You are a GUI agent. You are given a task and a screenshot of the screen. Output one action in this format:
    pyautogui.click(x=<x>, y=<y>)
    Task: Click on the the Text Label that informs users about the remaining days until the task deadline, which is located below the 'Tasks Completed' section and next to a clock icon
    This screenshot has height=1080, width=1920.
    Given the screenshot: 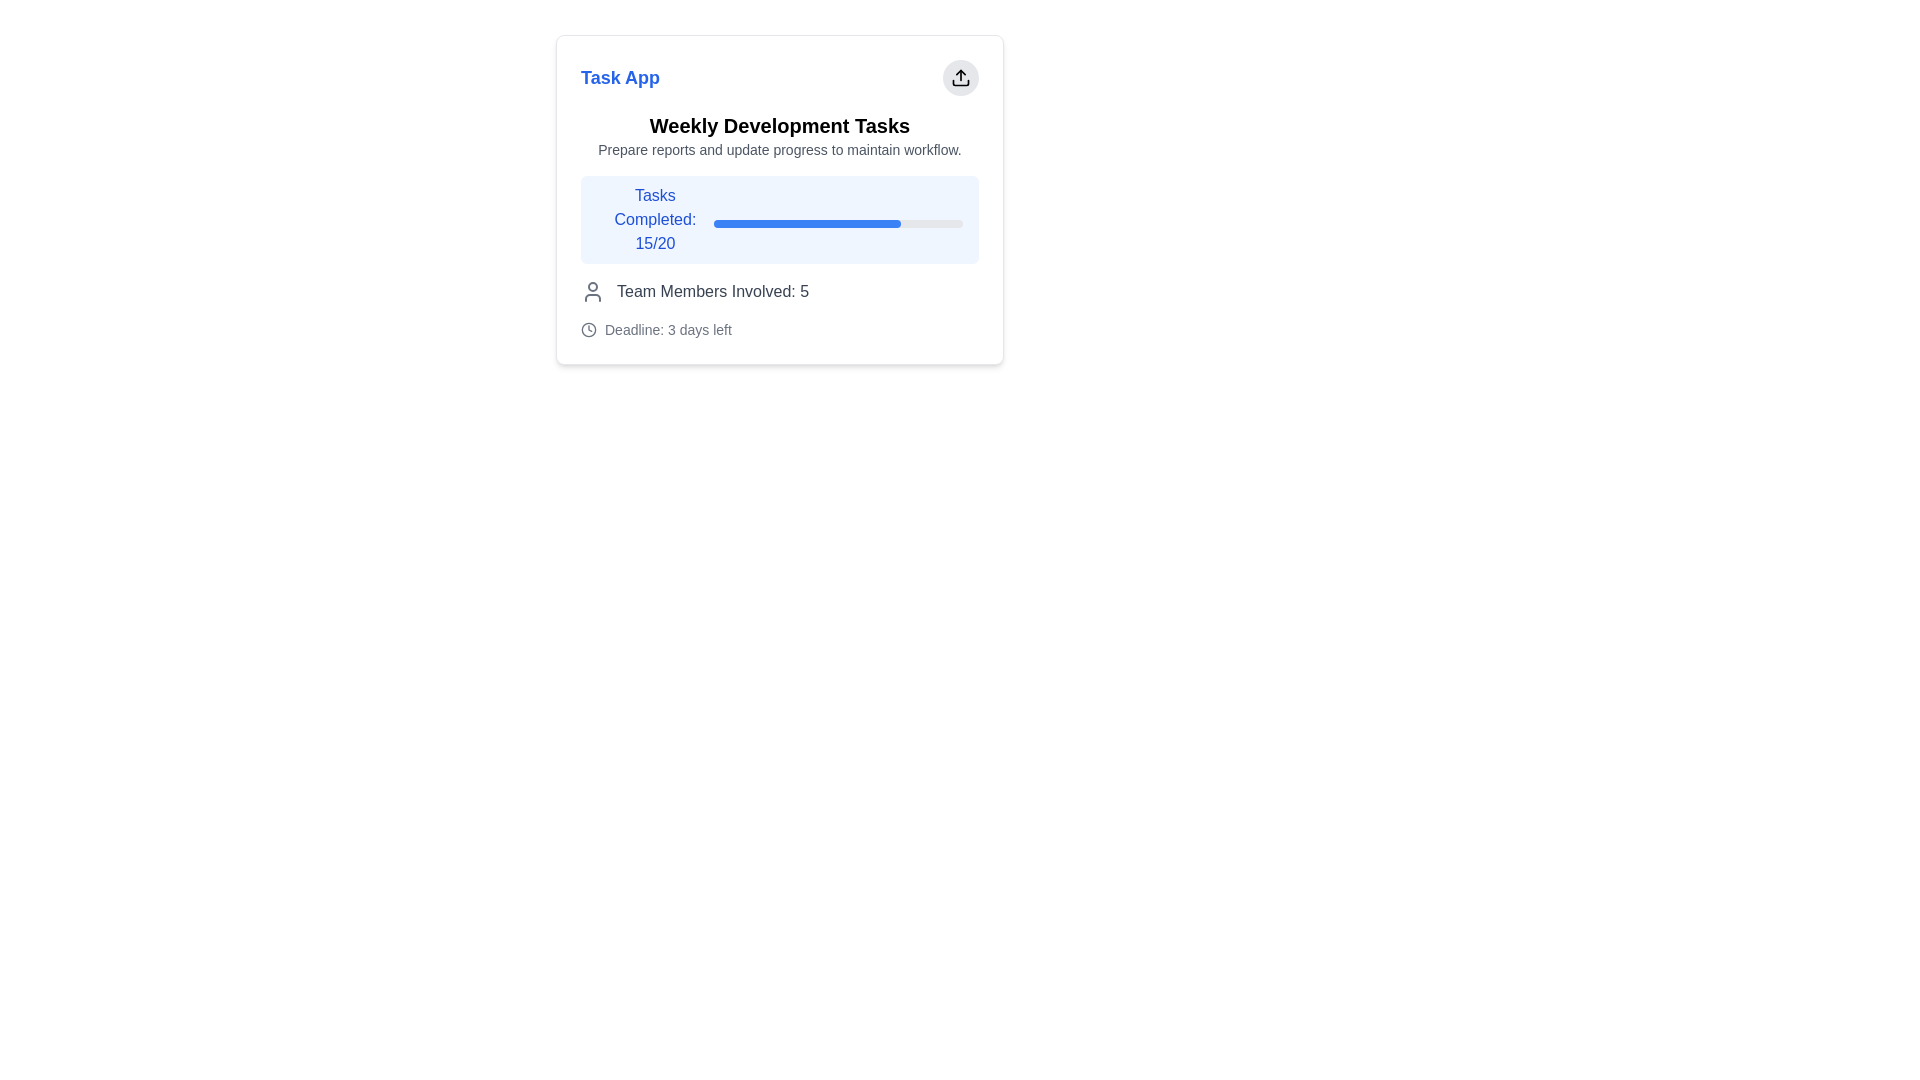 What is the action you would take?
    pyautogui.click(x=668, y=329)
    